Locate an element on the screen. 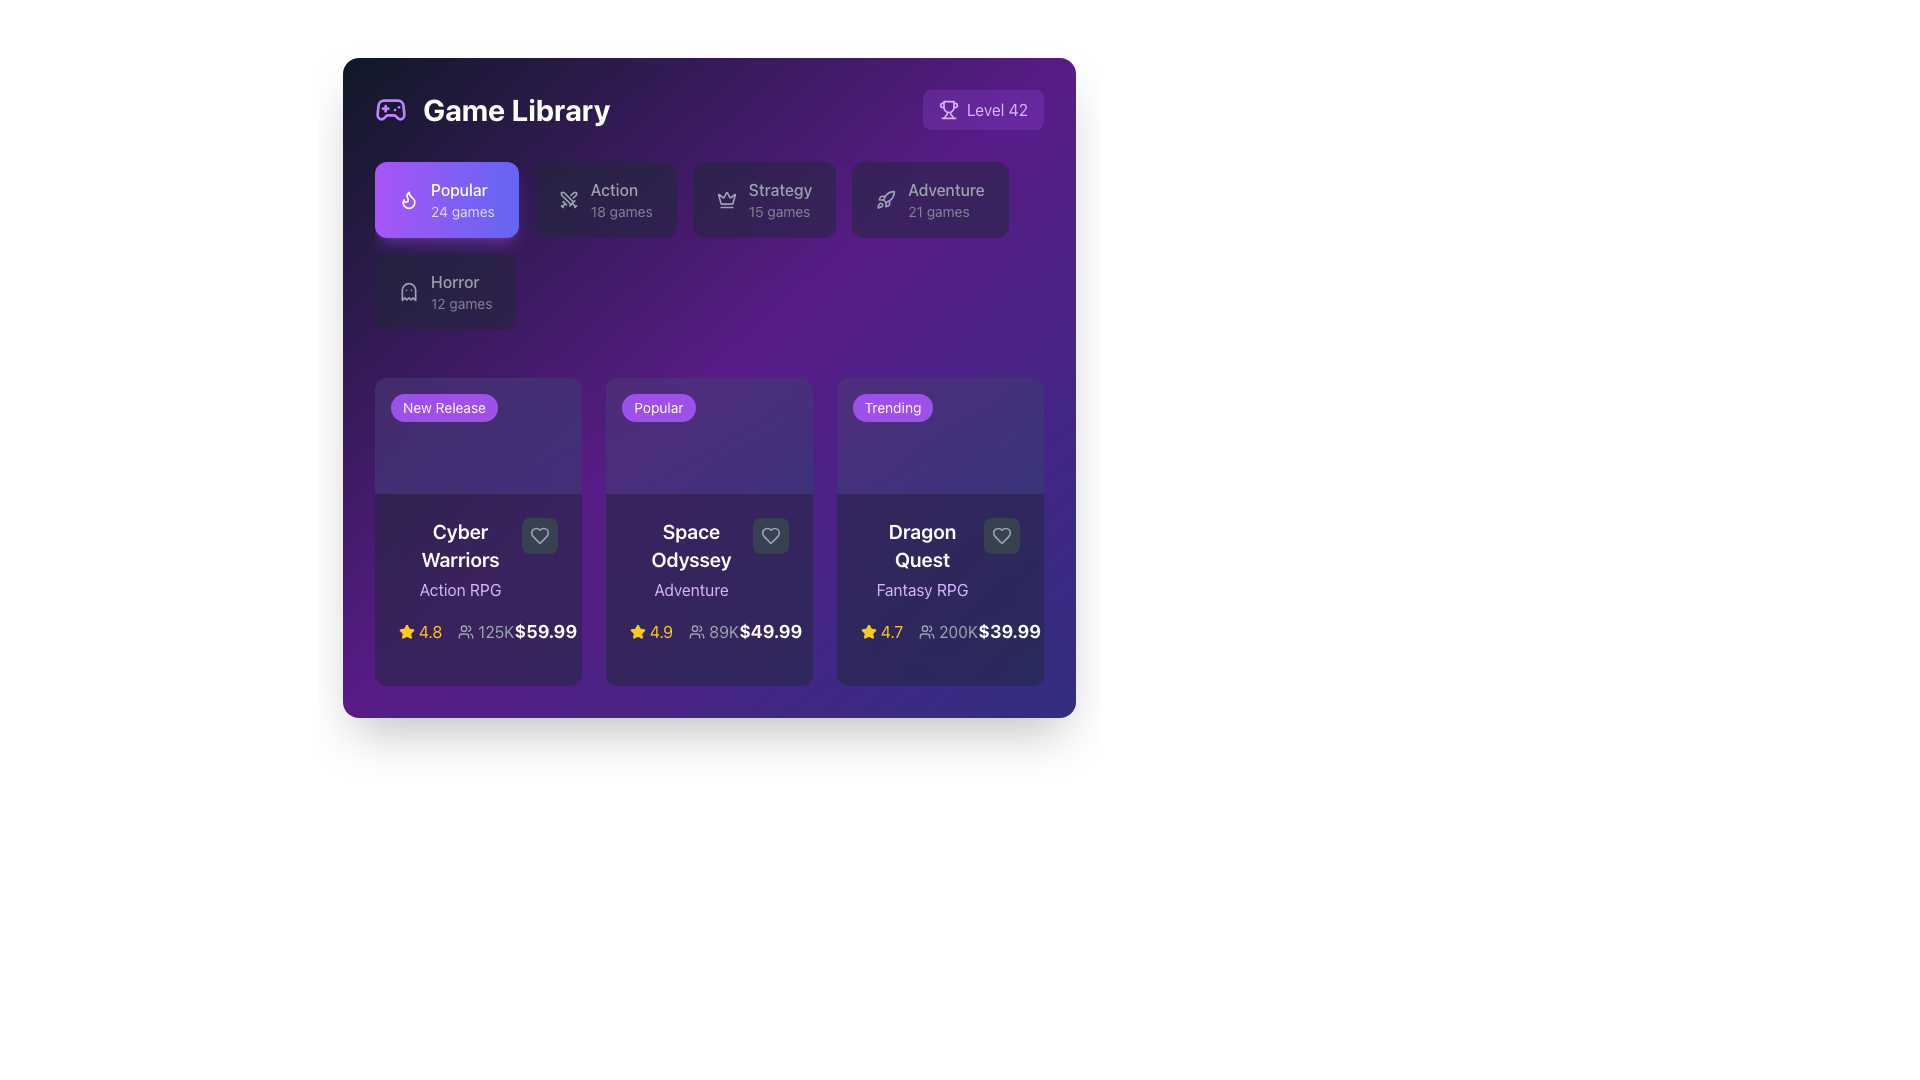  text label with icon that displays the number of views or players for the 'Cyber Warriors' game, located at the bottom-left corner of the game card in the Game Library panel is located at coordinates (486, 632).